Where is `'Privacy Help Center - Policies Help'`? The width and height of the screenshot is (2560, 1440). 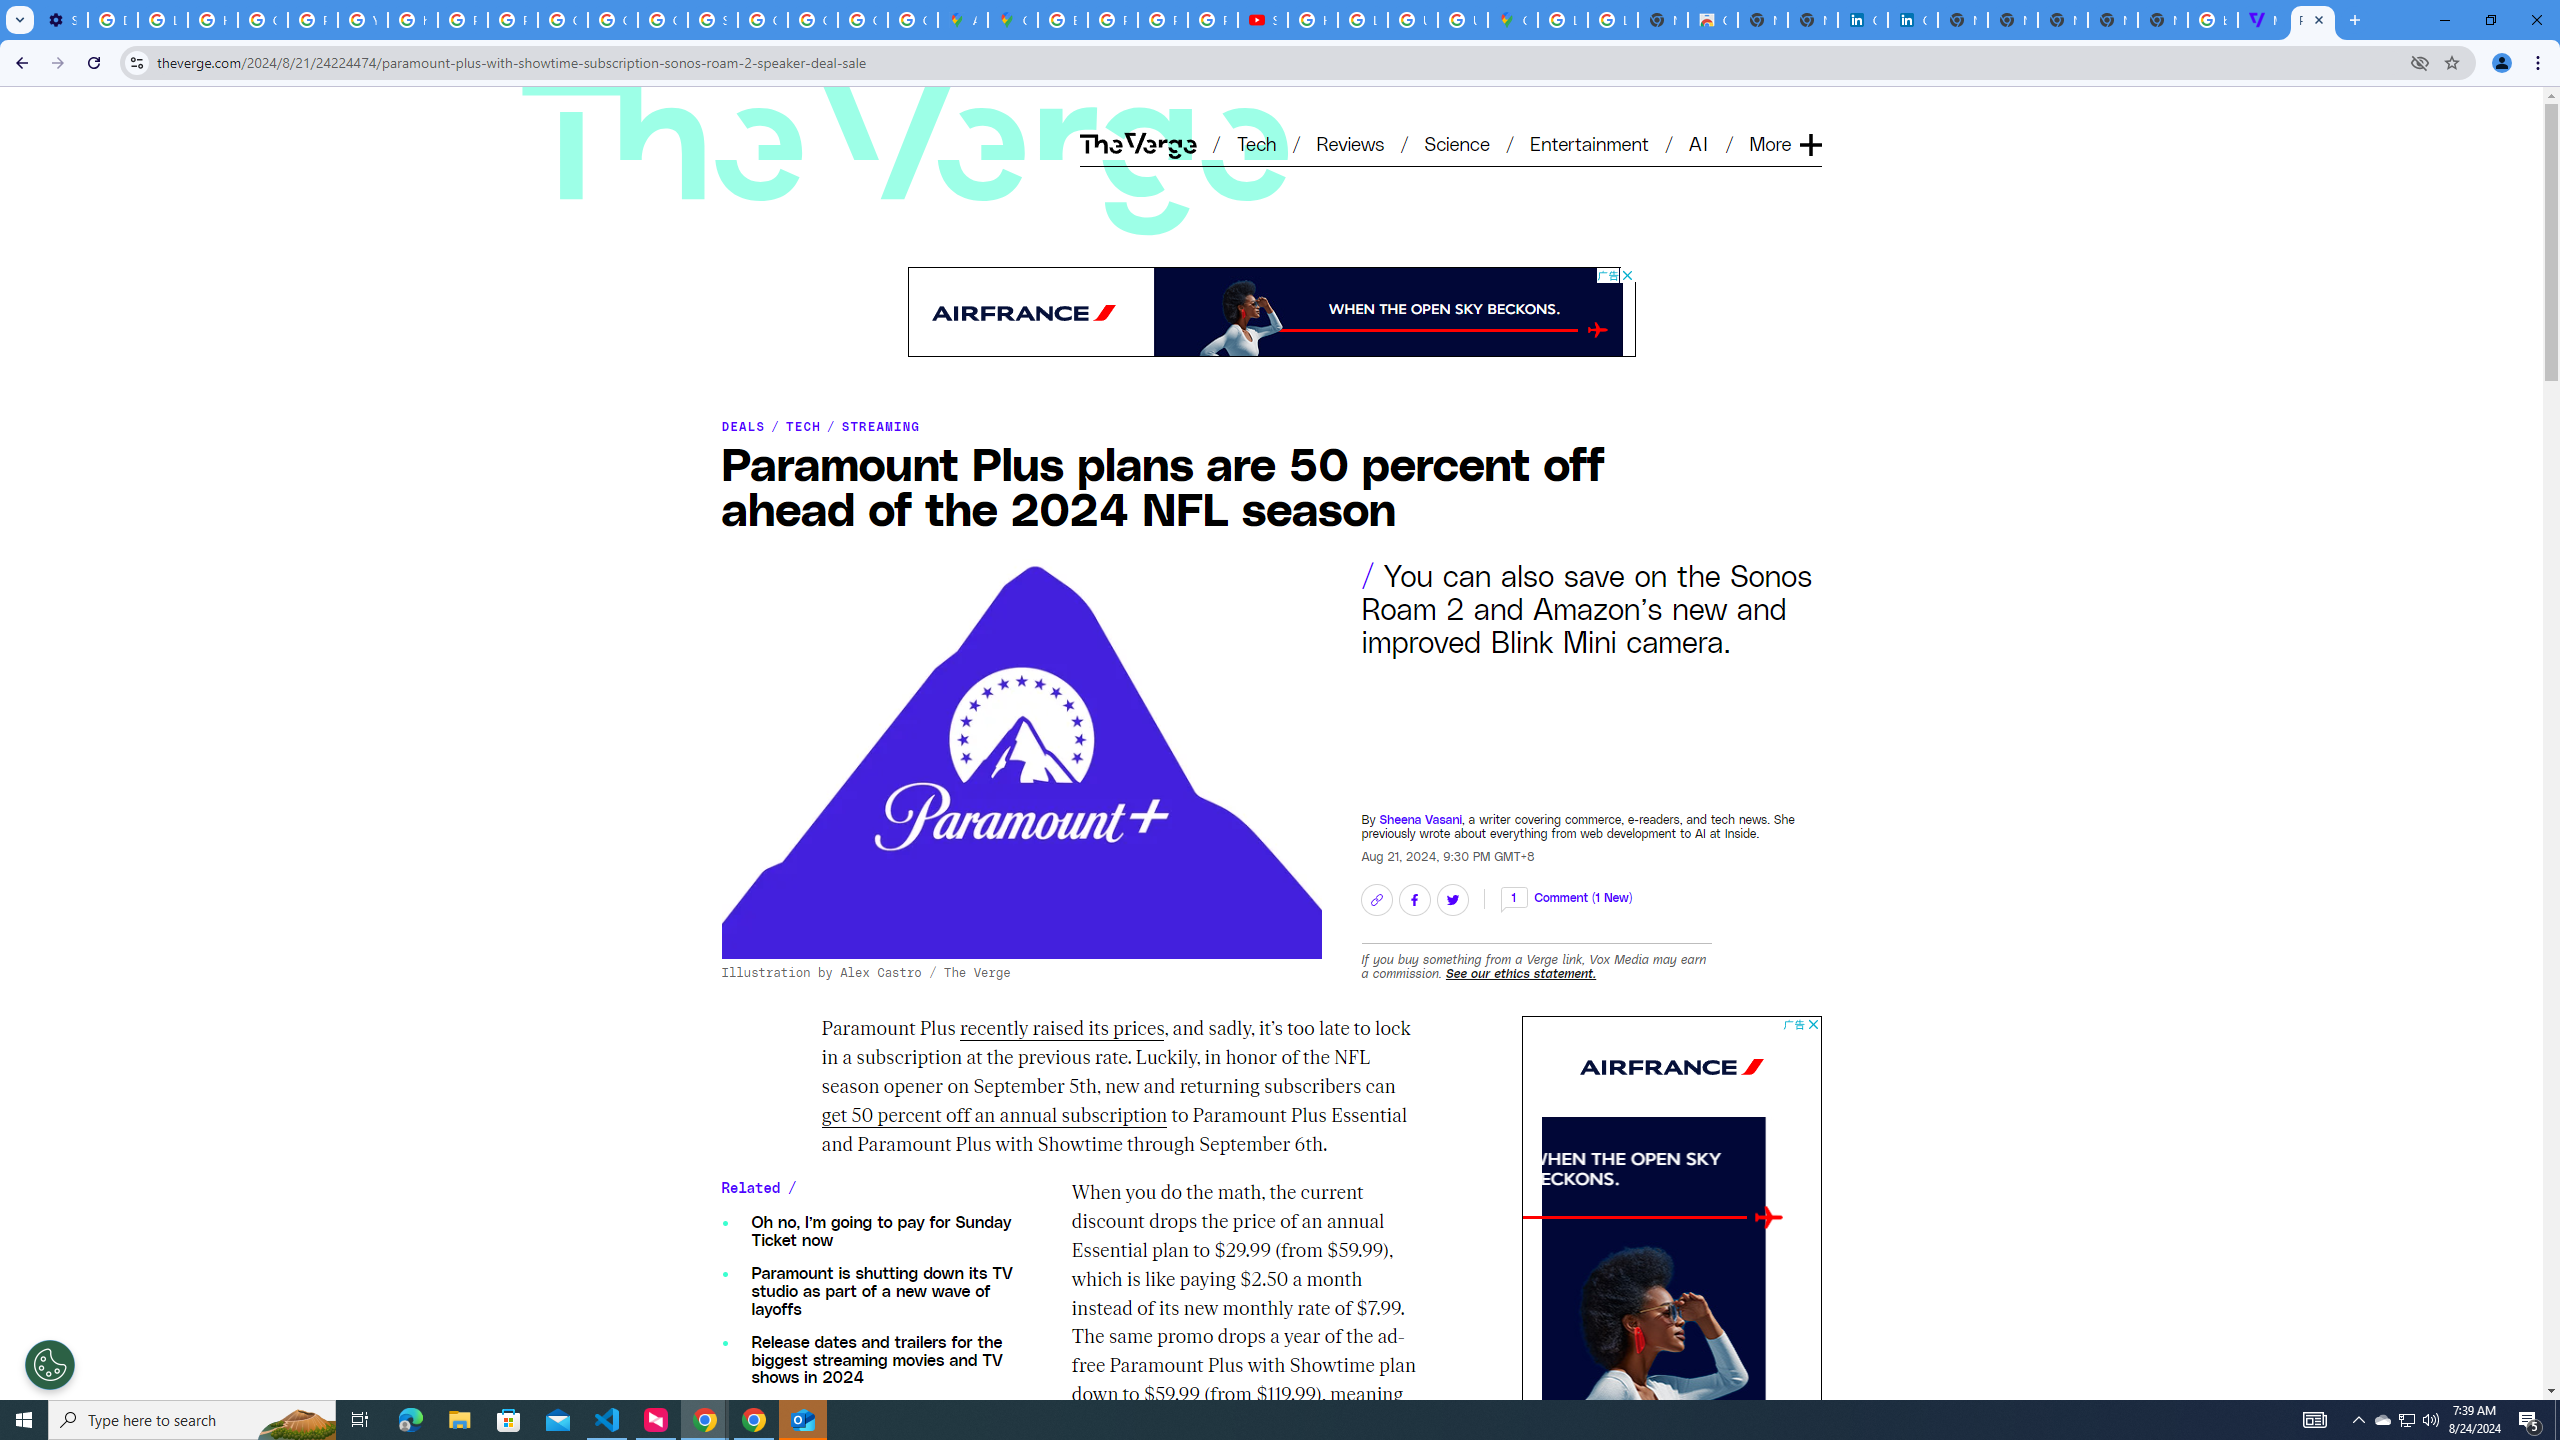 'Privacy Help Center - Policies Help' is located at coordinates (1162, 19).